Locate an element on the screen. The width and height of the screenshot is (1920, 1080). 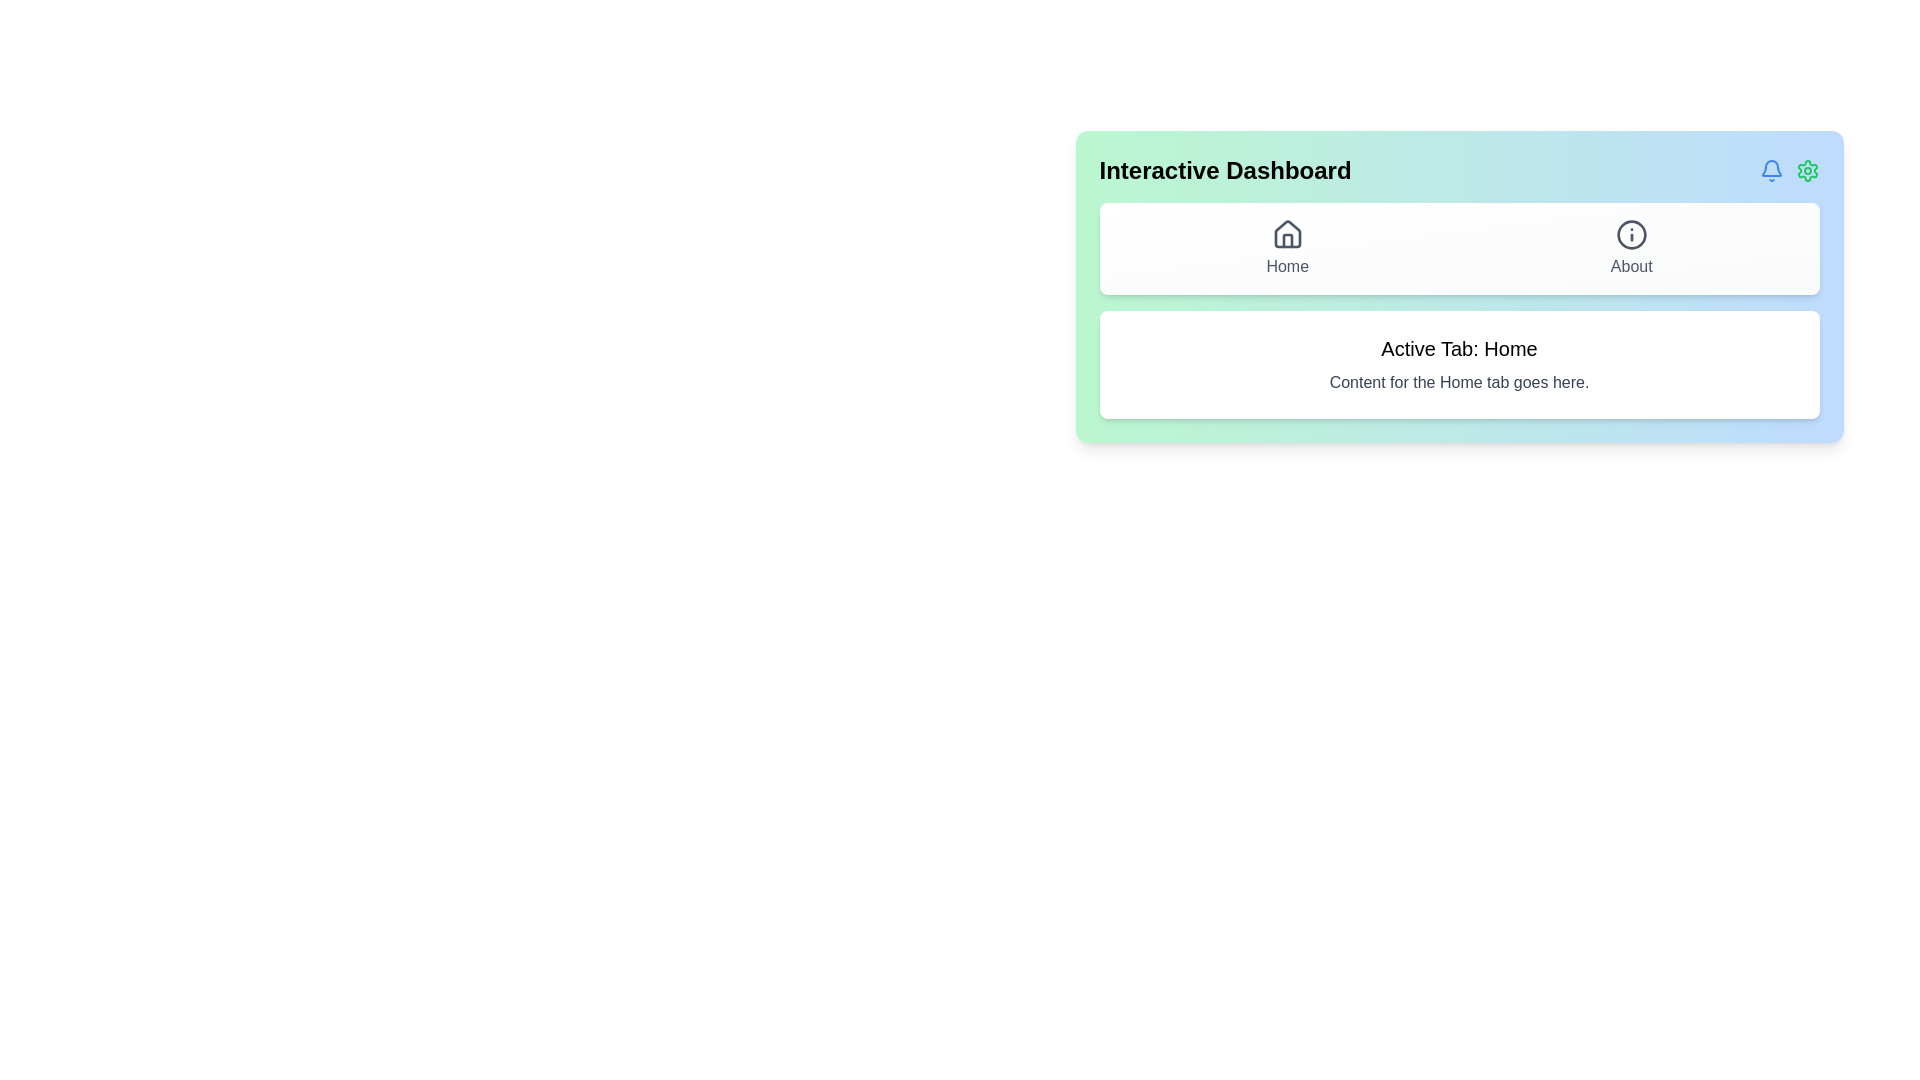
the door graphical element of the house icon, which is centrally located at the top of the interface is located at coordinates (1287, 239).